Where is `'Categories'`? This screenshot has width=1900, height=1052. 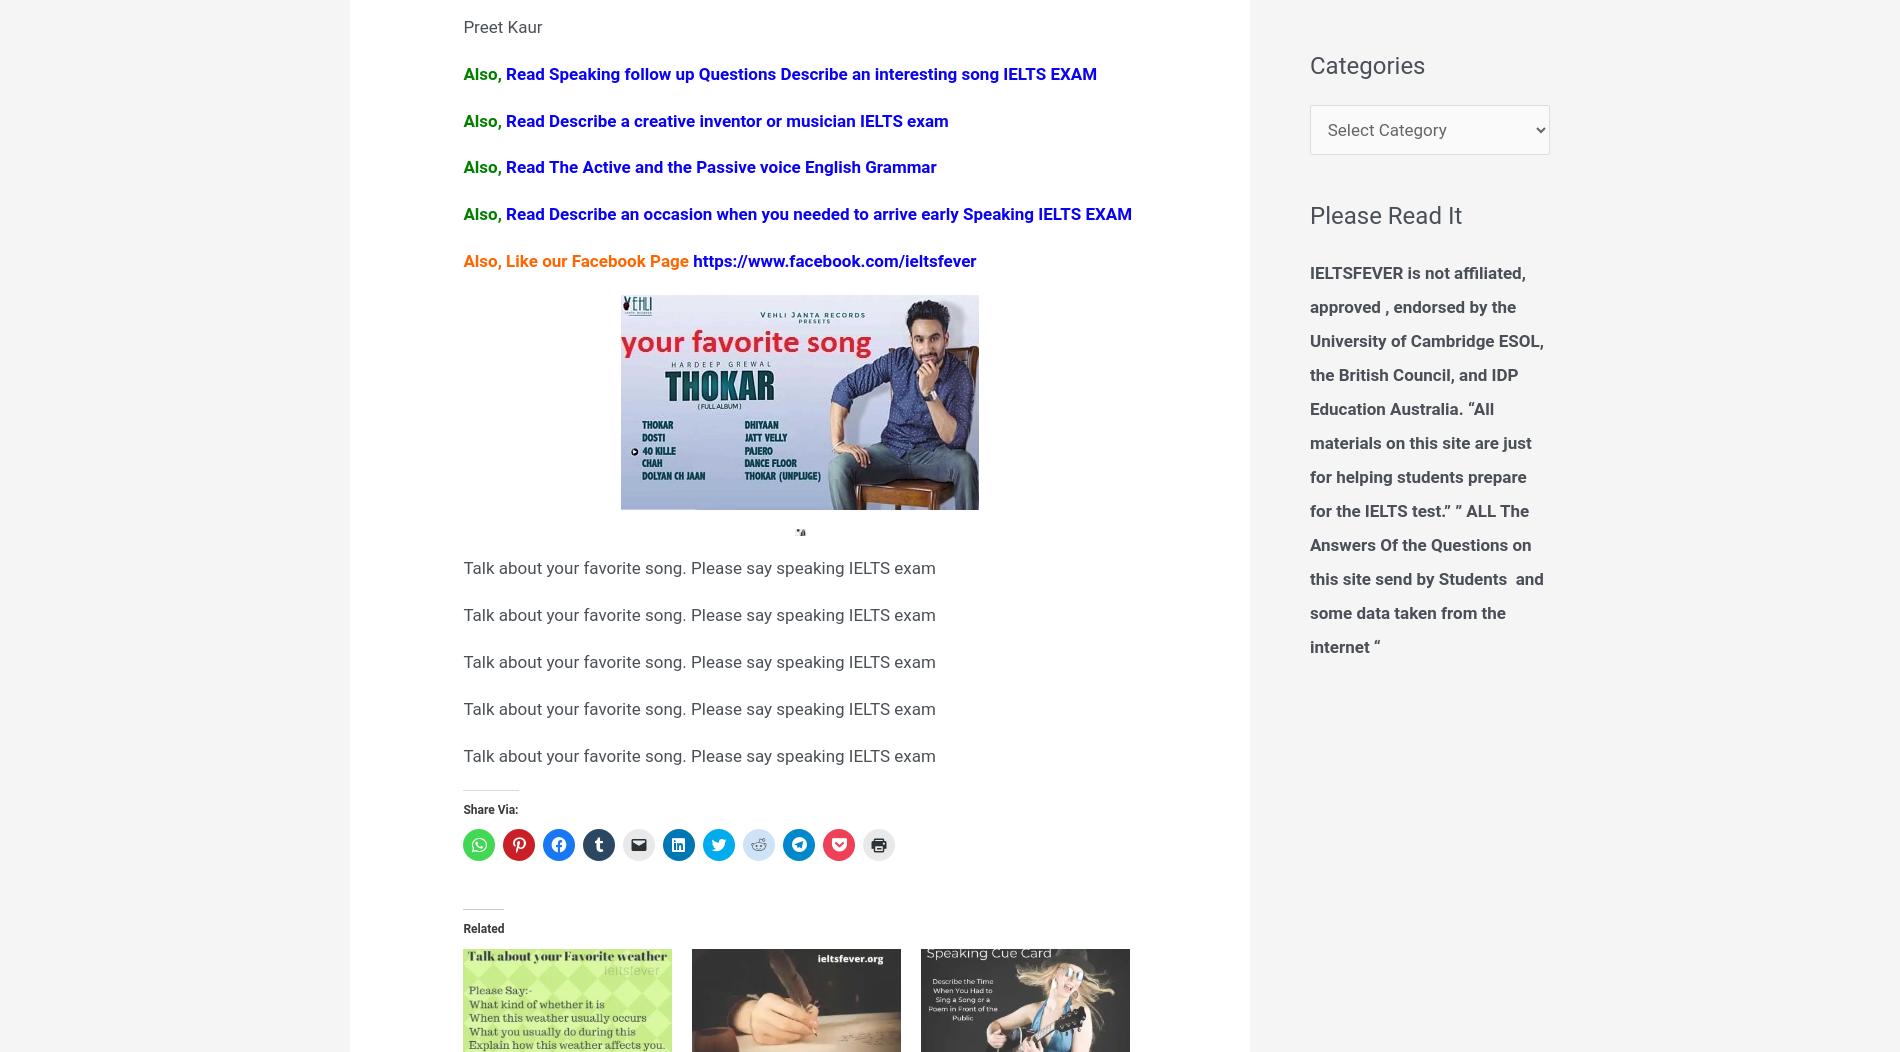
'Categories' is located at coordinates (1366, 64).